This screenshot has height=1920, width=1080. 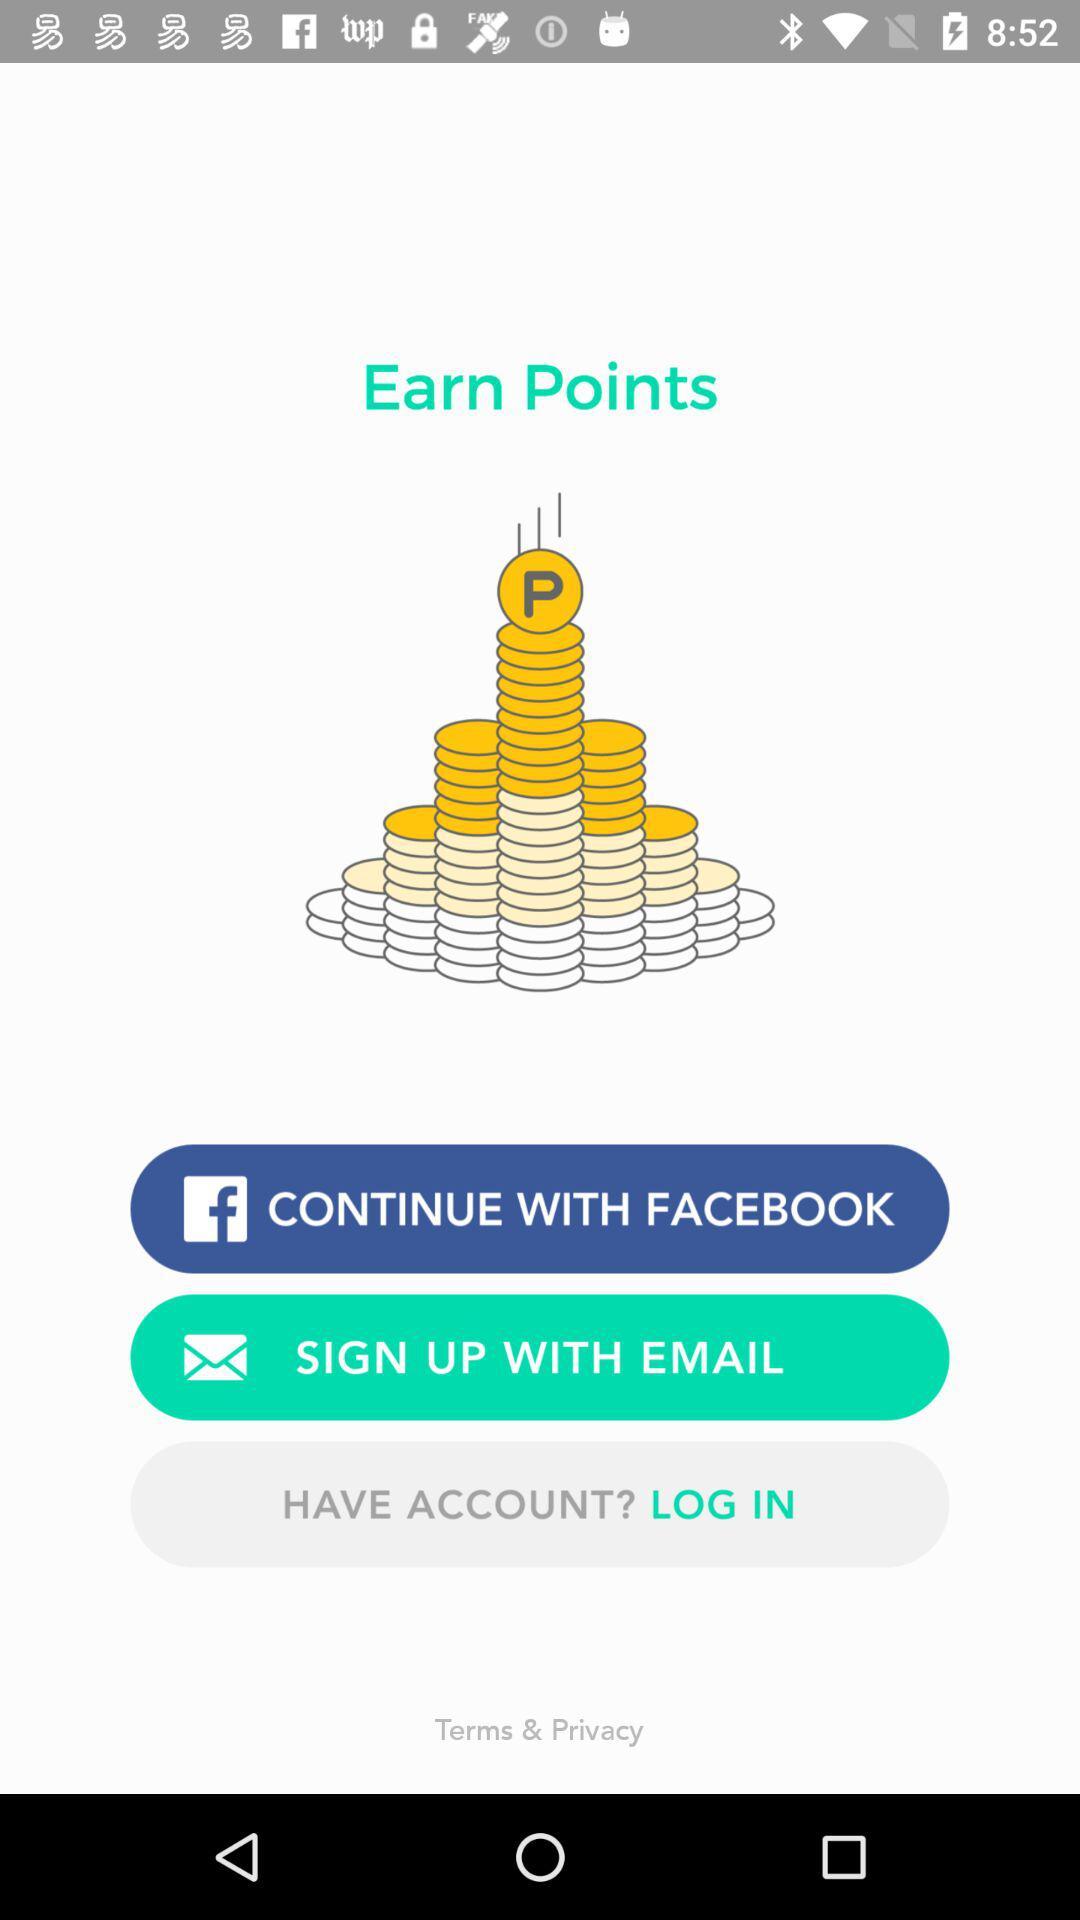 I want to click on terms & privacy item, so click(x=538, y=1727).